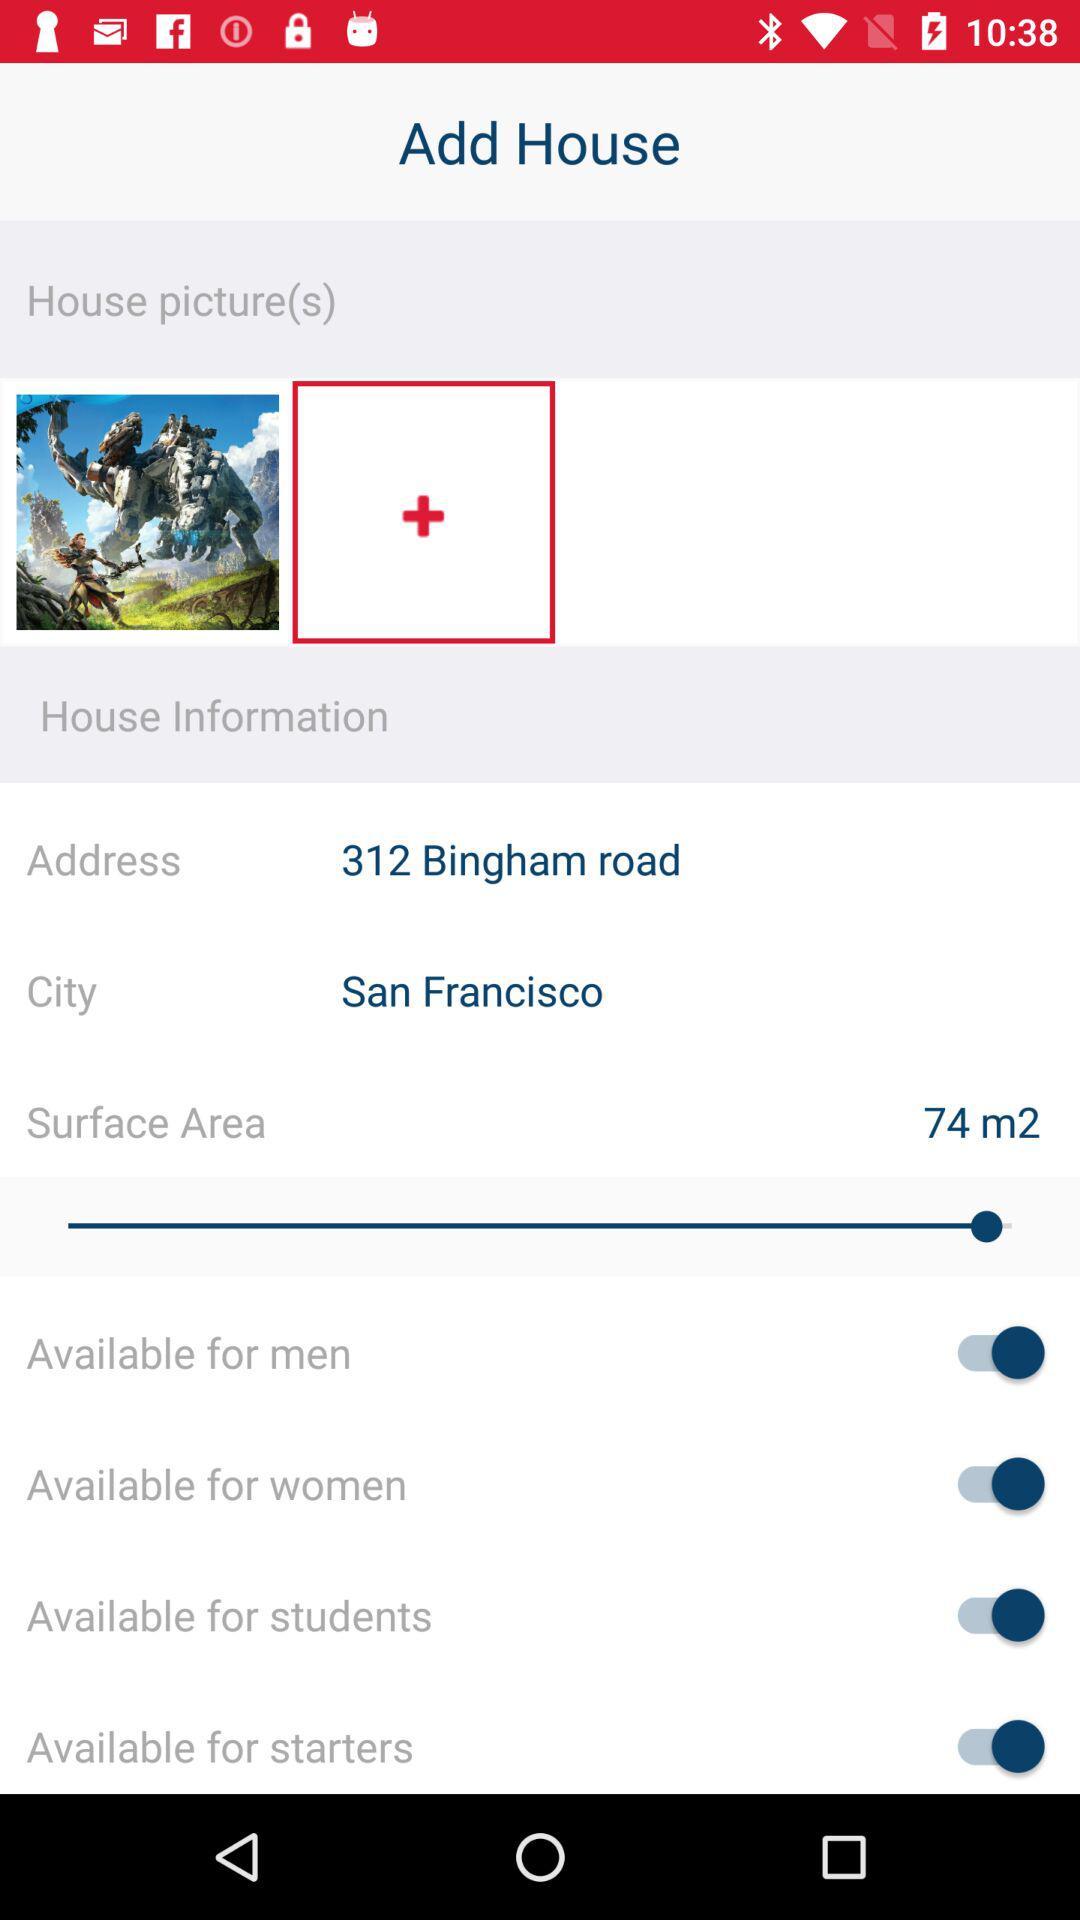  I want to click on switch available for students option, so click(991, 1615).